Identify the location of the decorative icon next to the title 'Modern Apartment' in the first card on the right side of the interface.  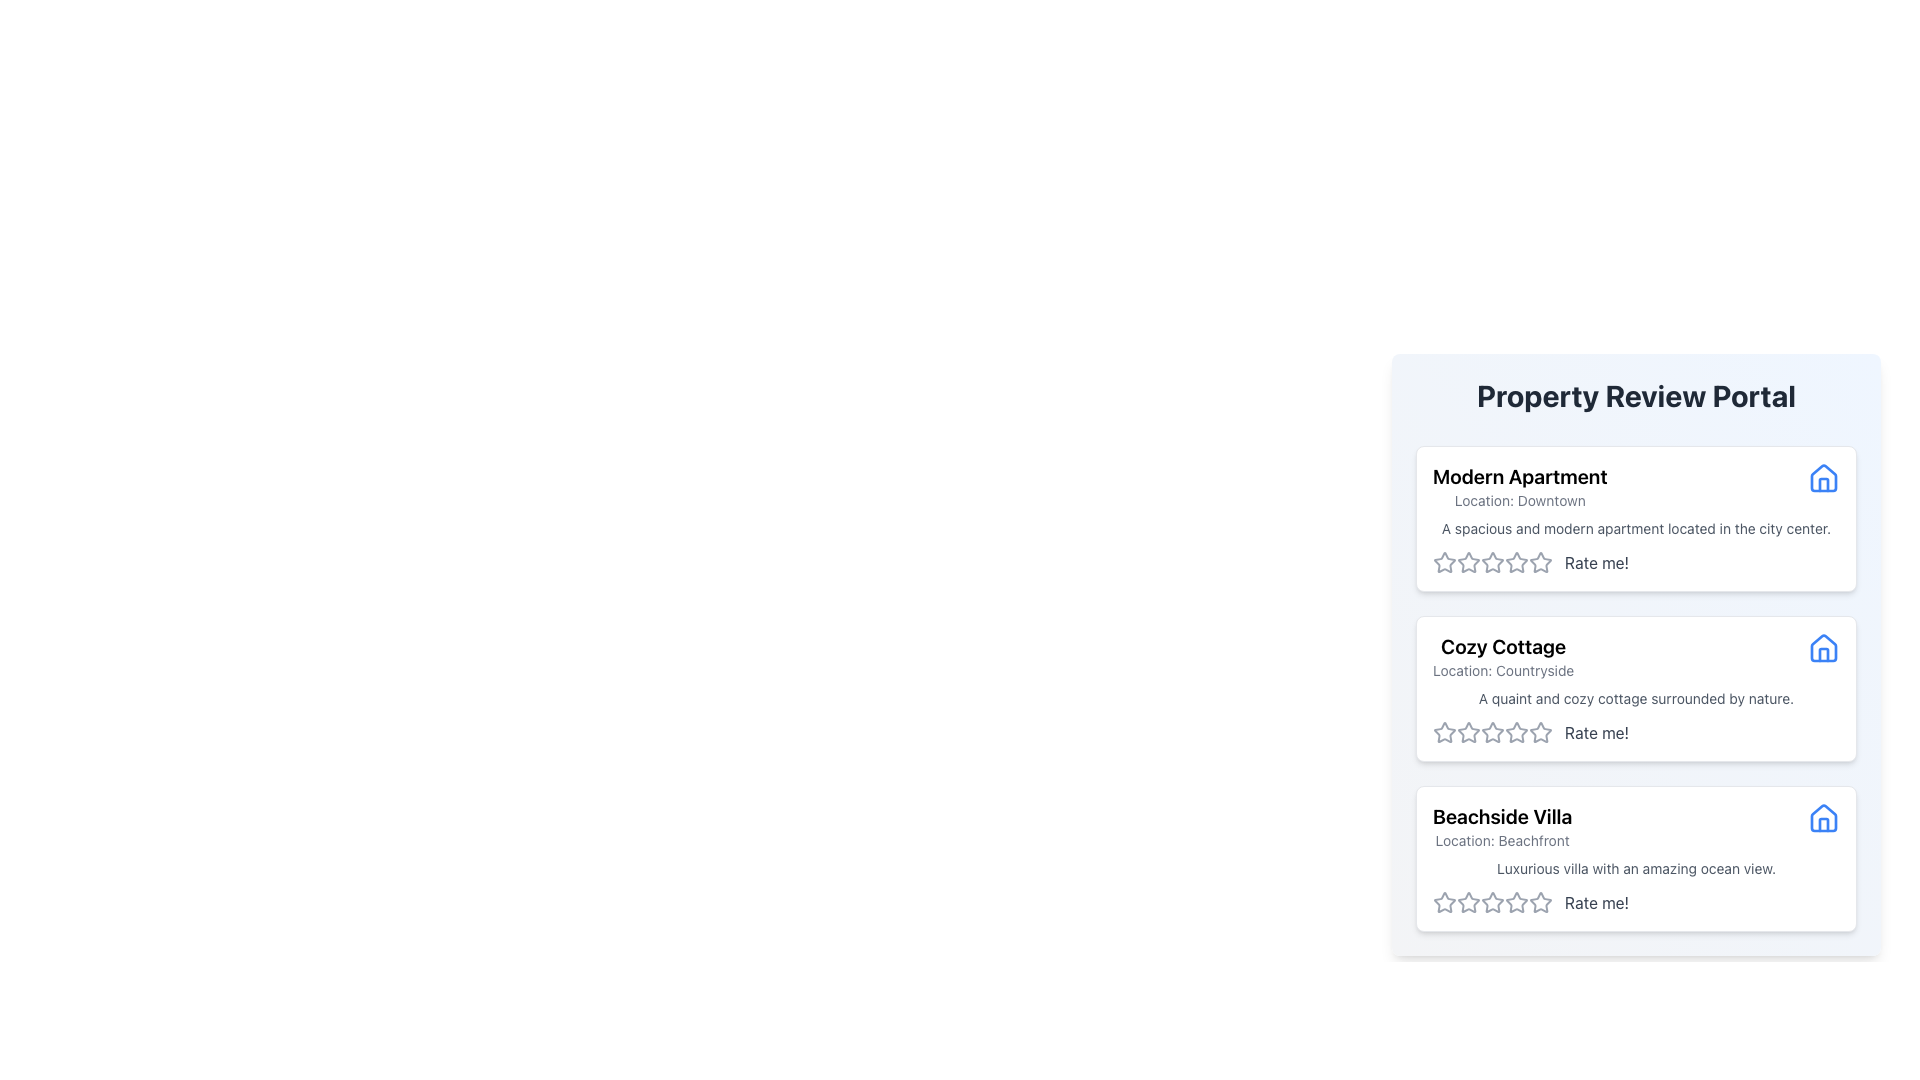
(1824, 478).